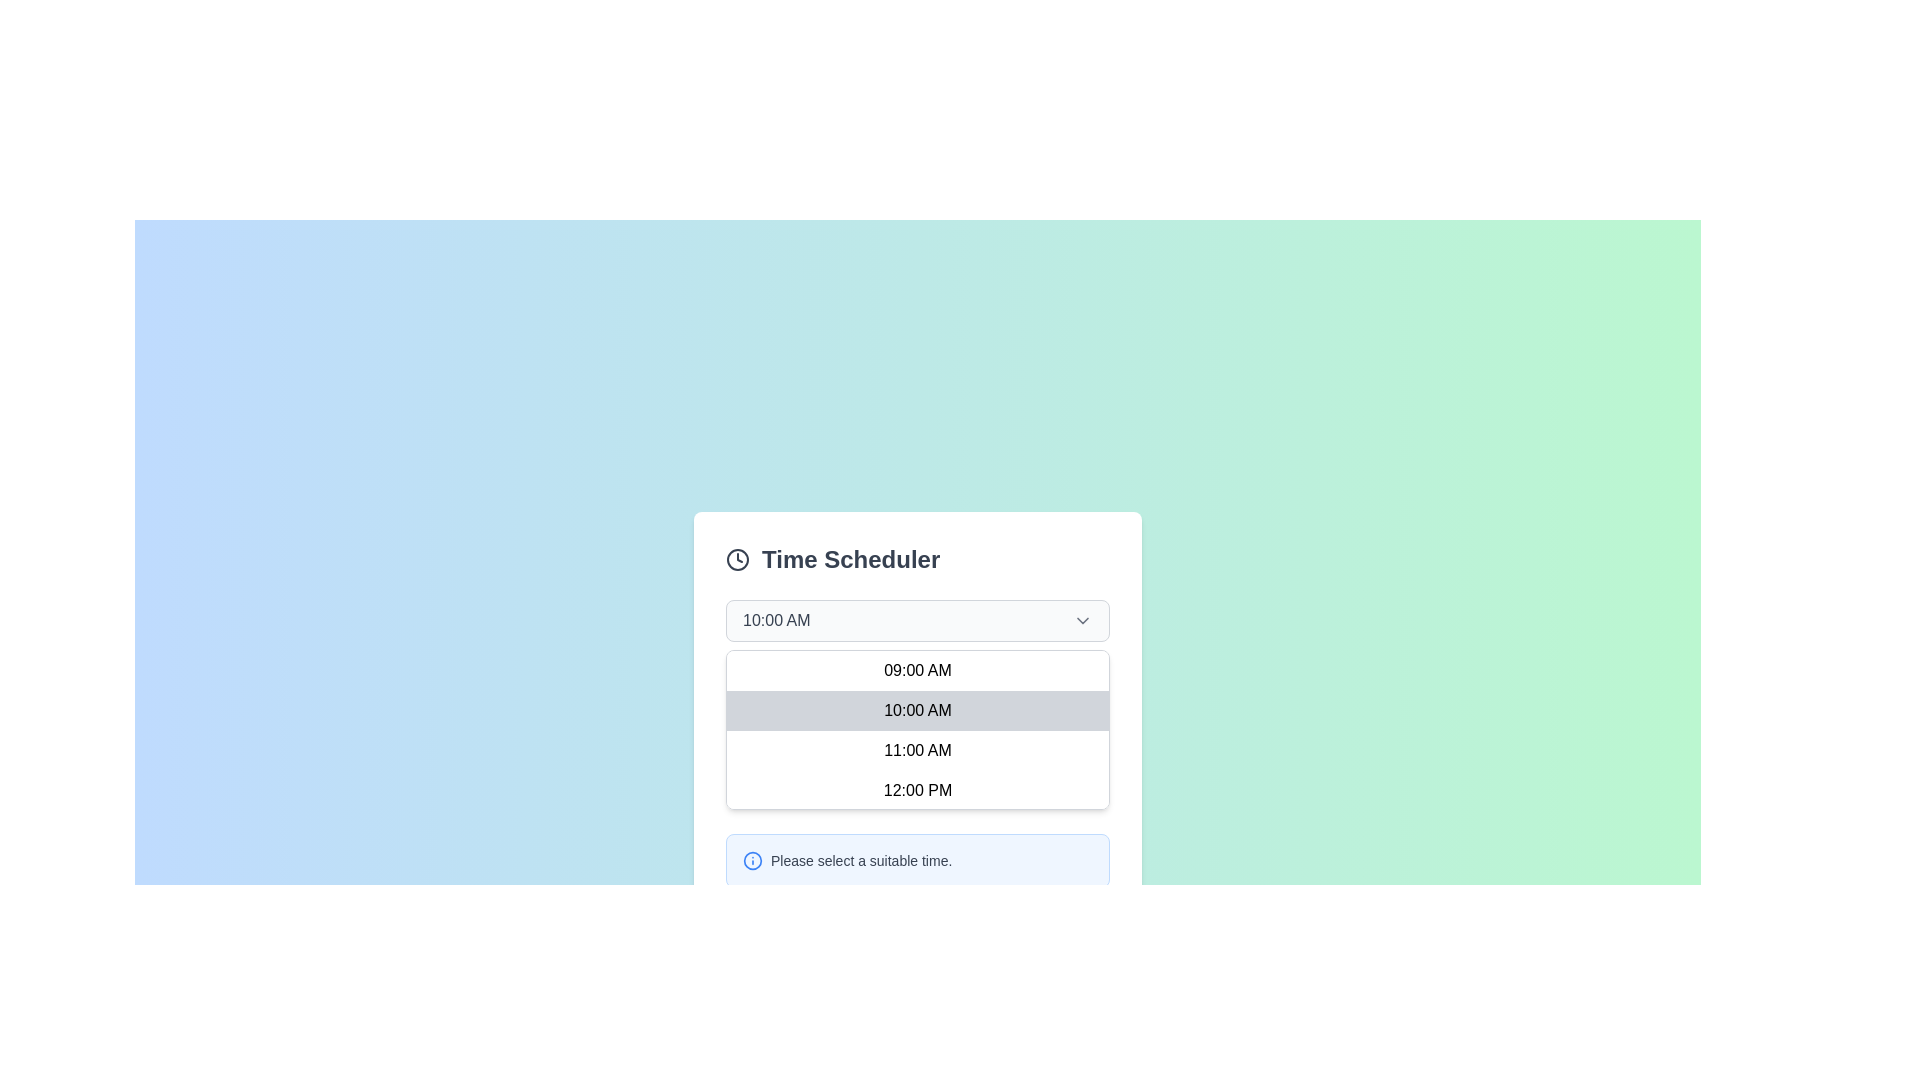 This screenshot has width=1920, height=1080. What do you see at coordinates (1082, 620) in the screenshot?
I see `the small downward-pointing chevron icon located at the extreme right of the '10:00 AM' text field in the 'Time Scheduler' interface` at bounding box center [1082, 620].